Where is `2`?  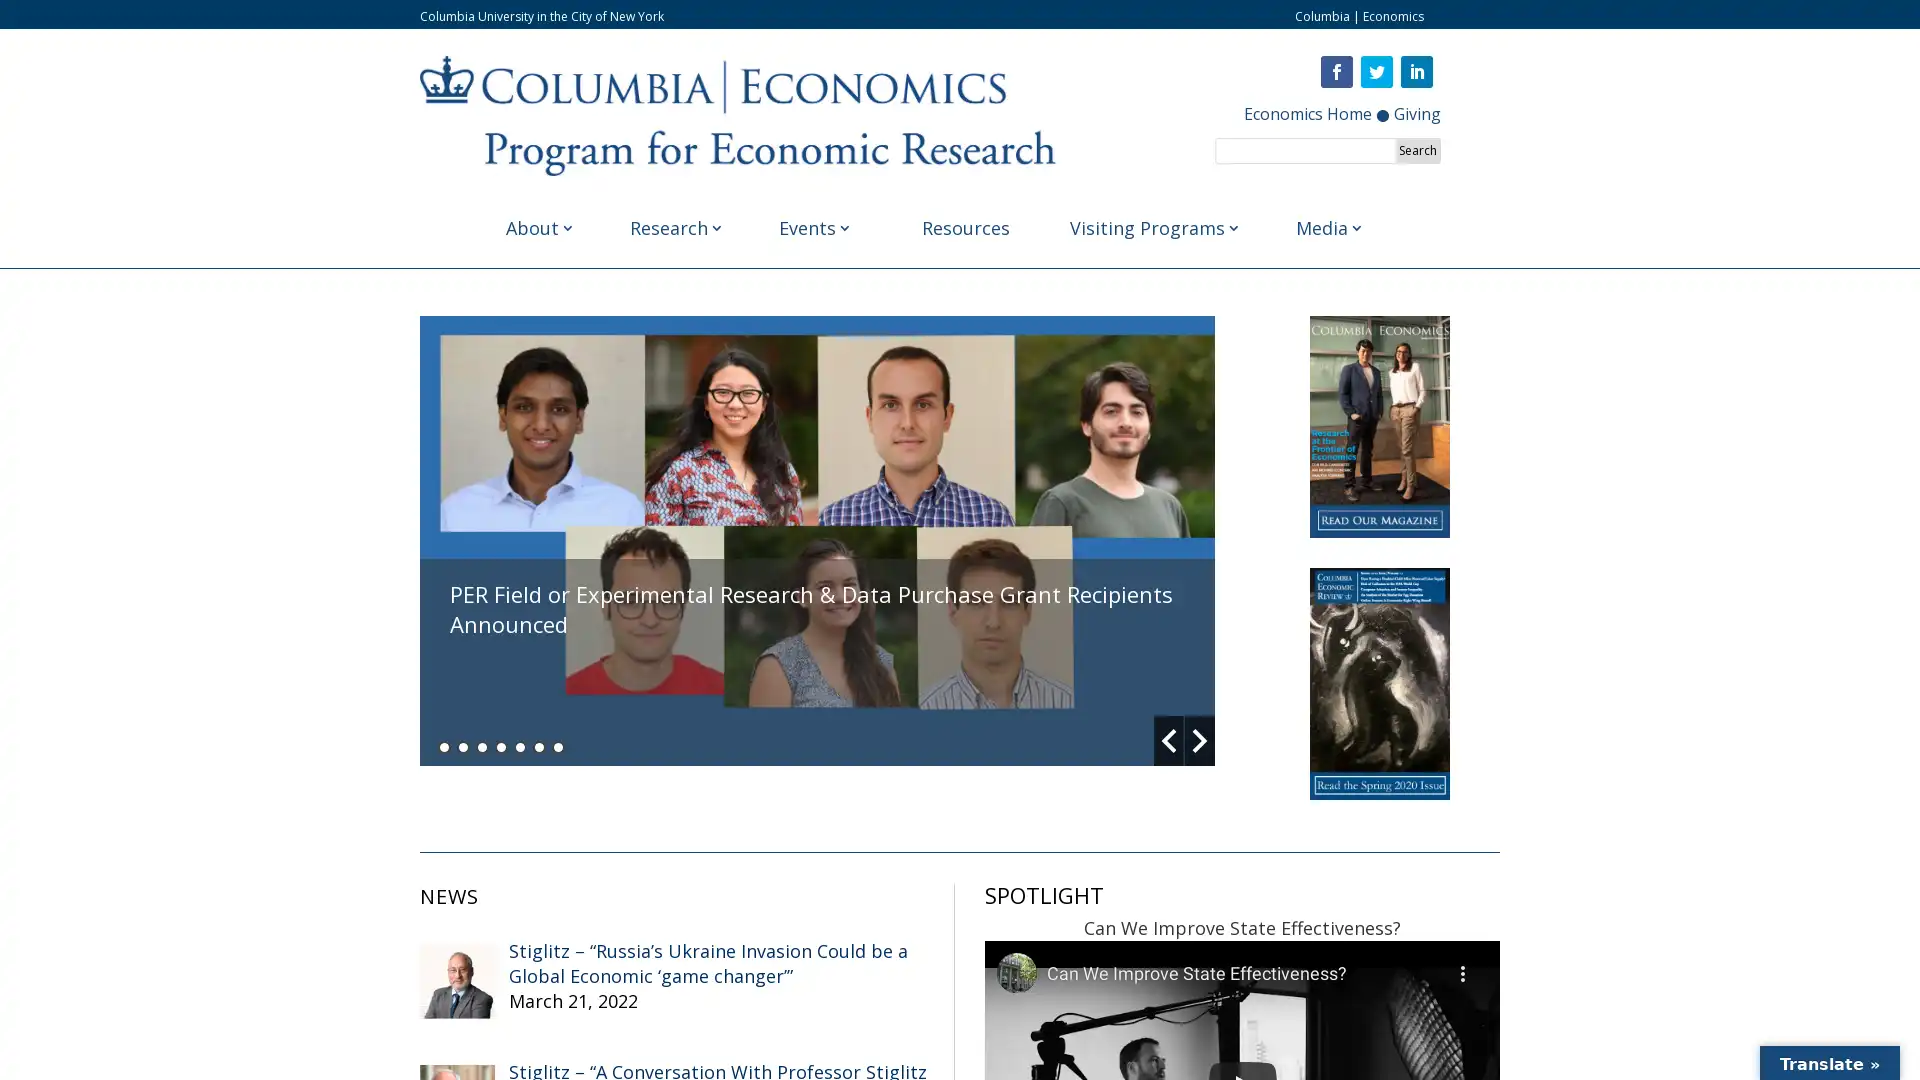 2 is located at coordinates (462, 746).